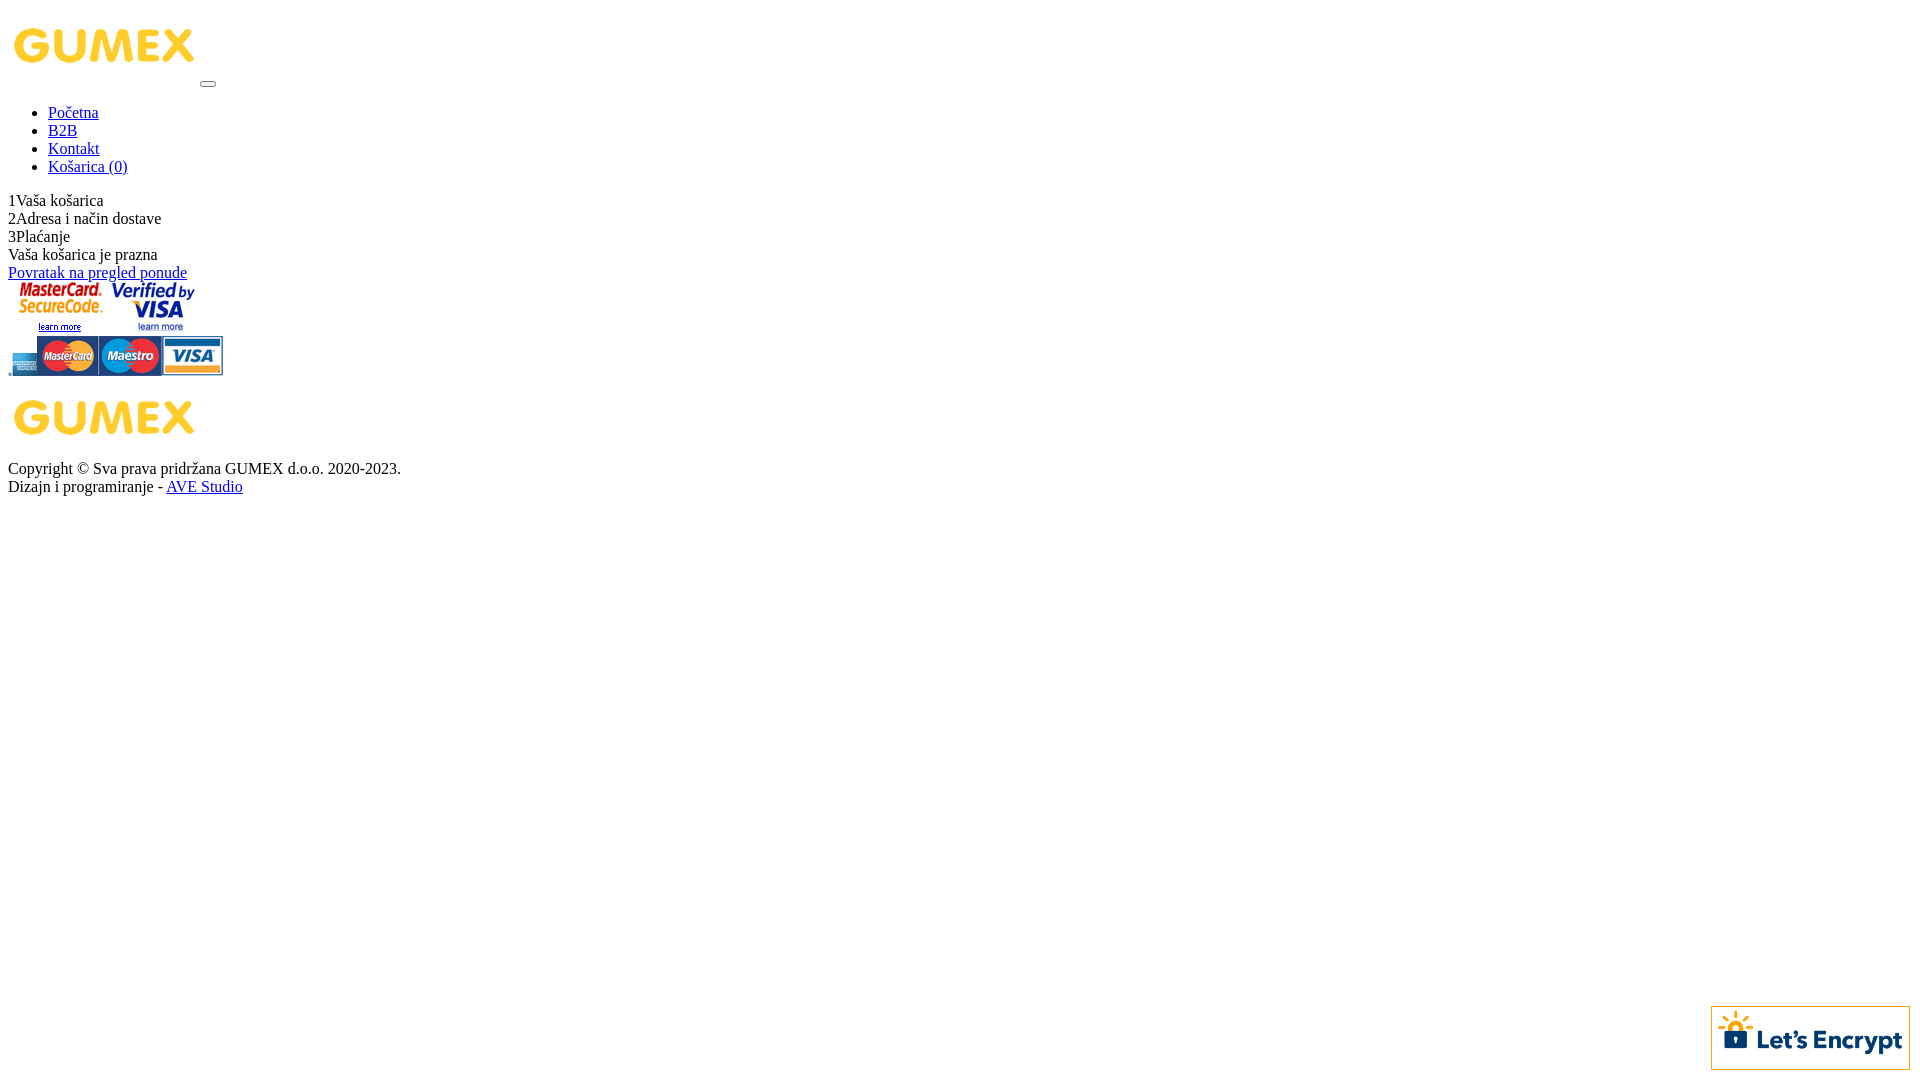 The image size is (1920, 1080). Describe the element at coordinates (152, 325) in the screenshot. I see `'Verified By Visa'` at that location.